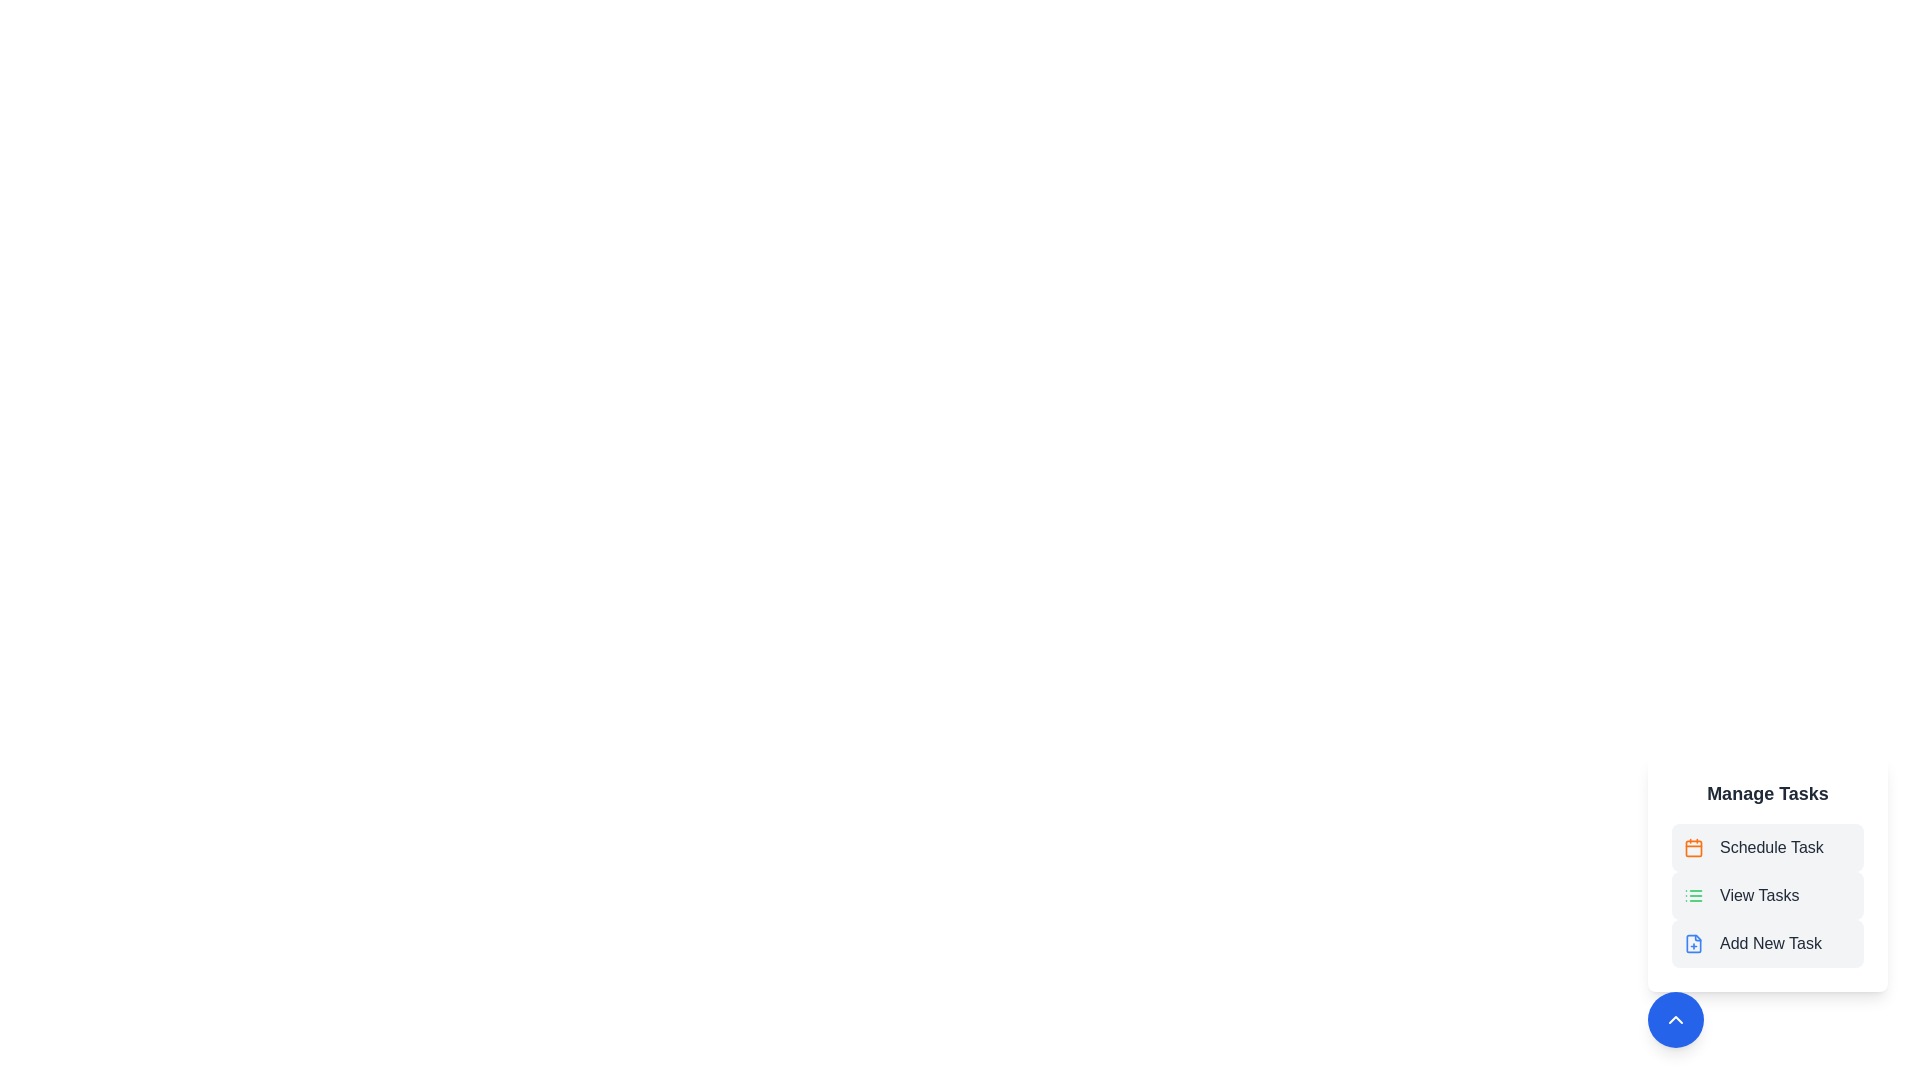 This screenshot has height=1080, width=1920. What do you see at coordinates (1675, 1019) in the screenshot?
I see `toggle button to collapse or expand the task manager` at bounding box center [1675, 1019].